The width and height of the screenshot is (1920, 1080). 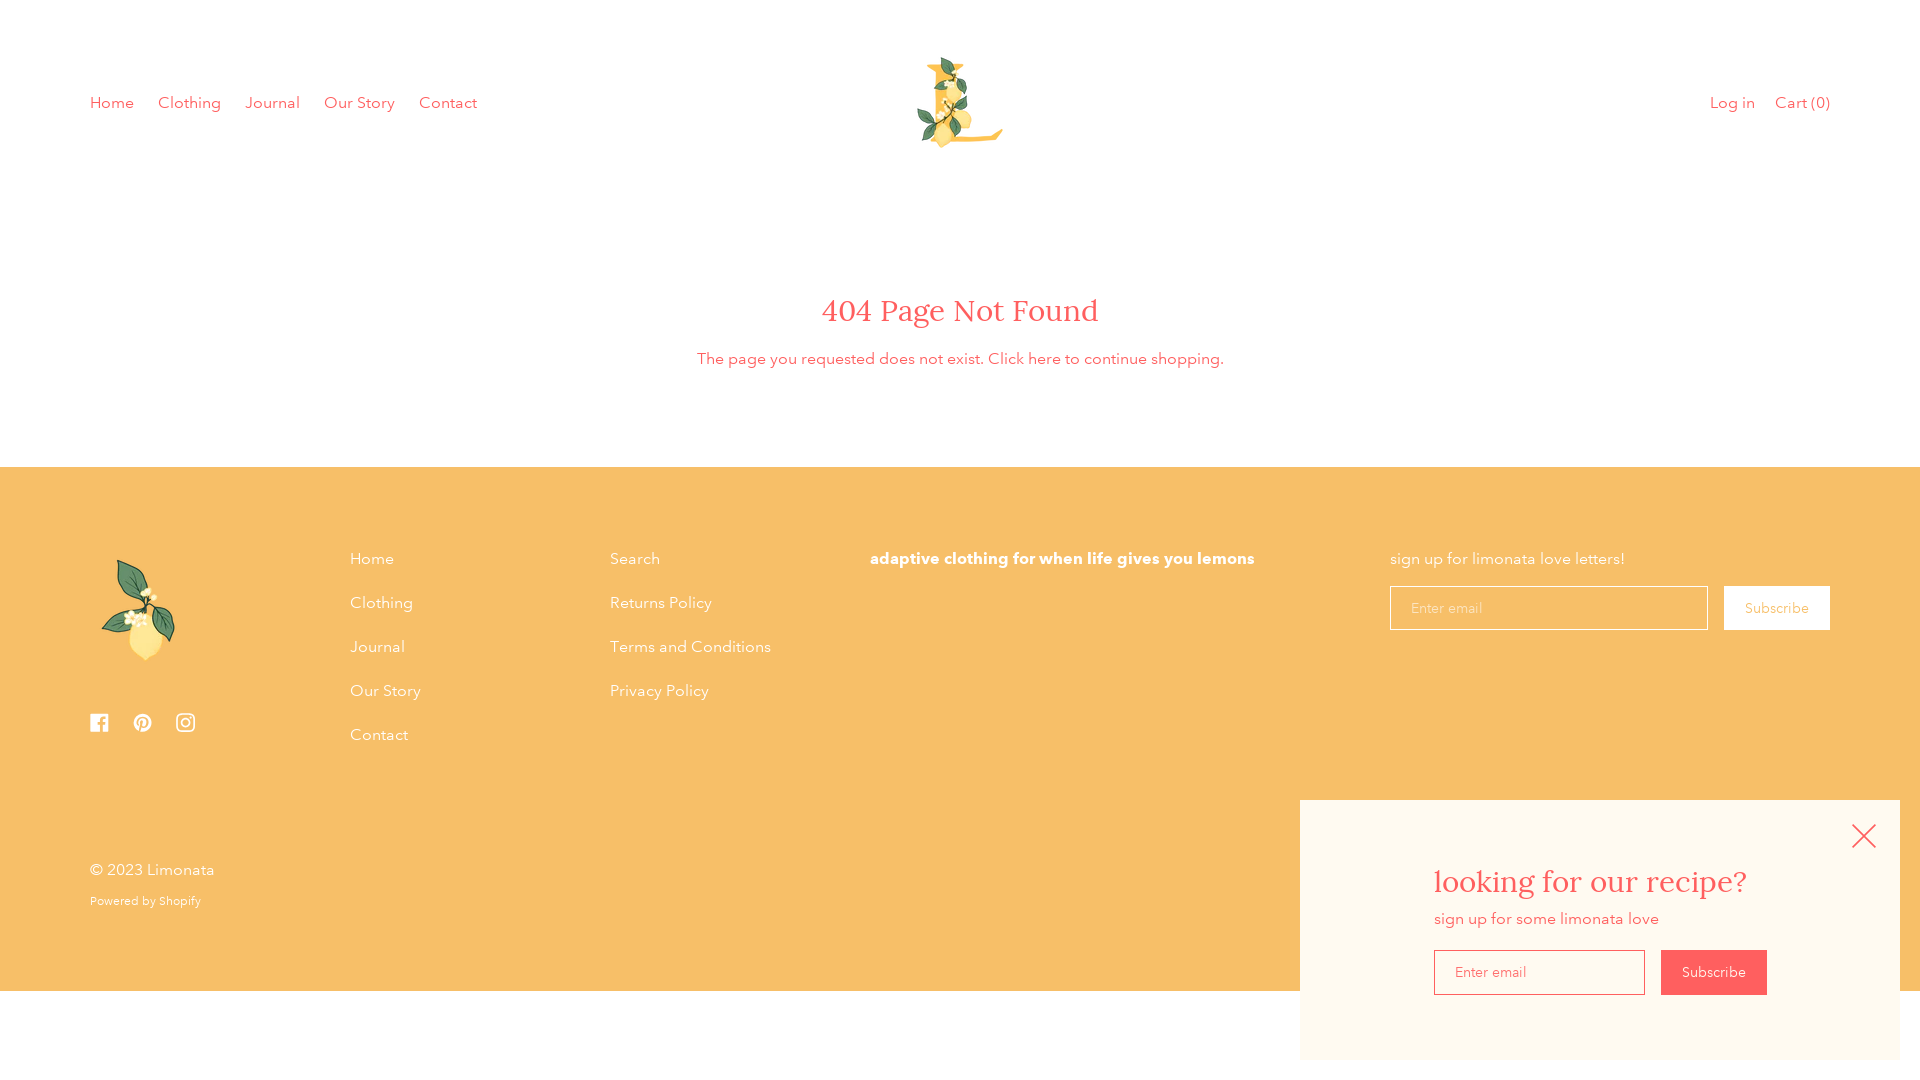 What do you see at coordinates (661, 601) in the screenshot?
I see `'Returns Policy'` at bounding box center [661, 601].